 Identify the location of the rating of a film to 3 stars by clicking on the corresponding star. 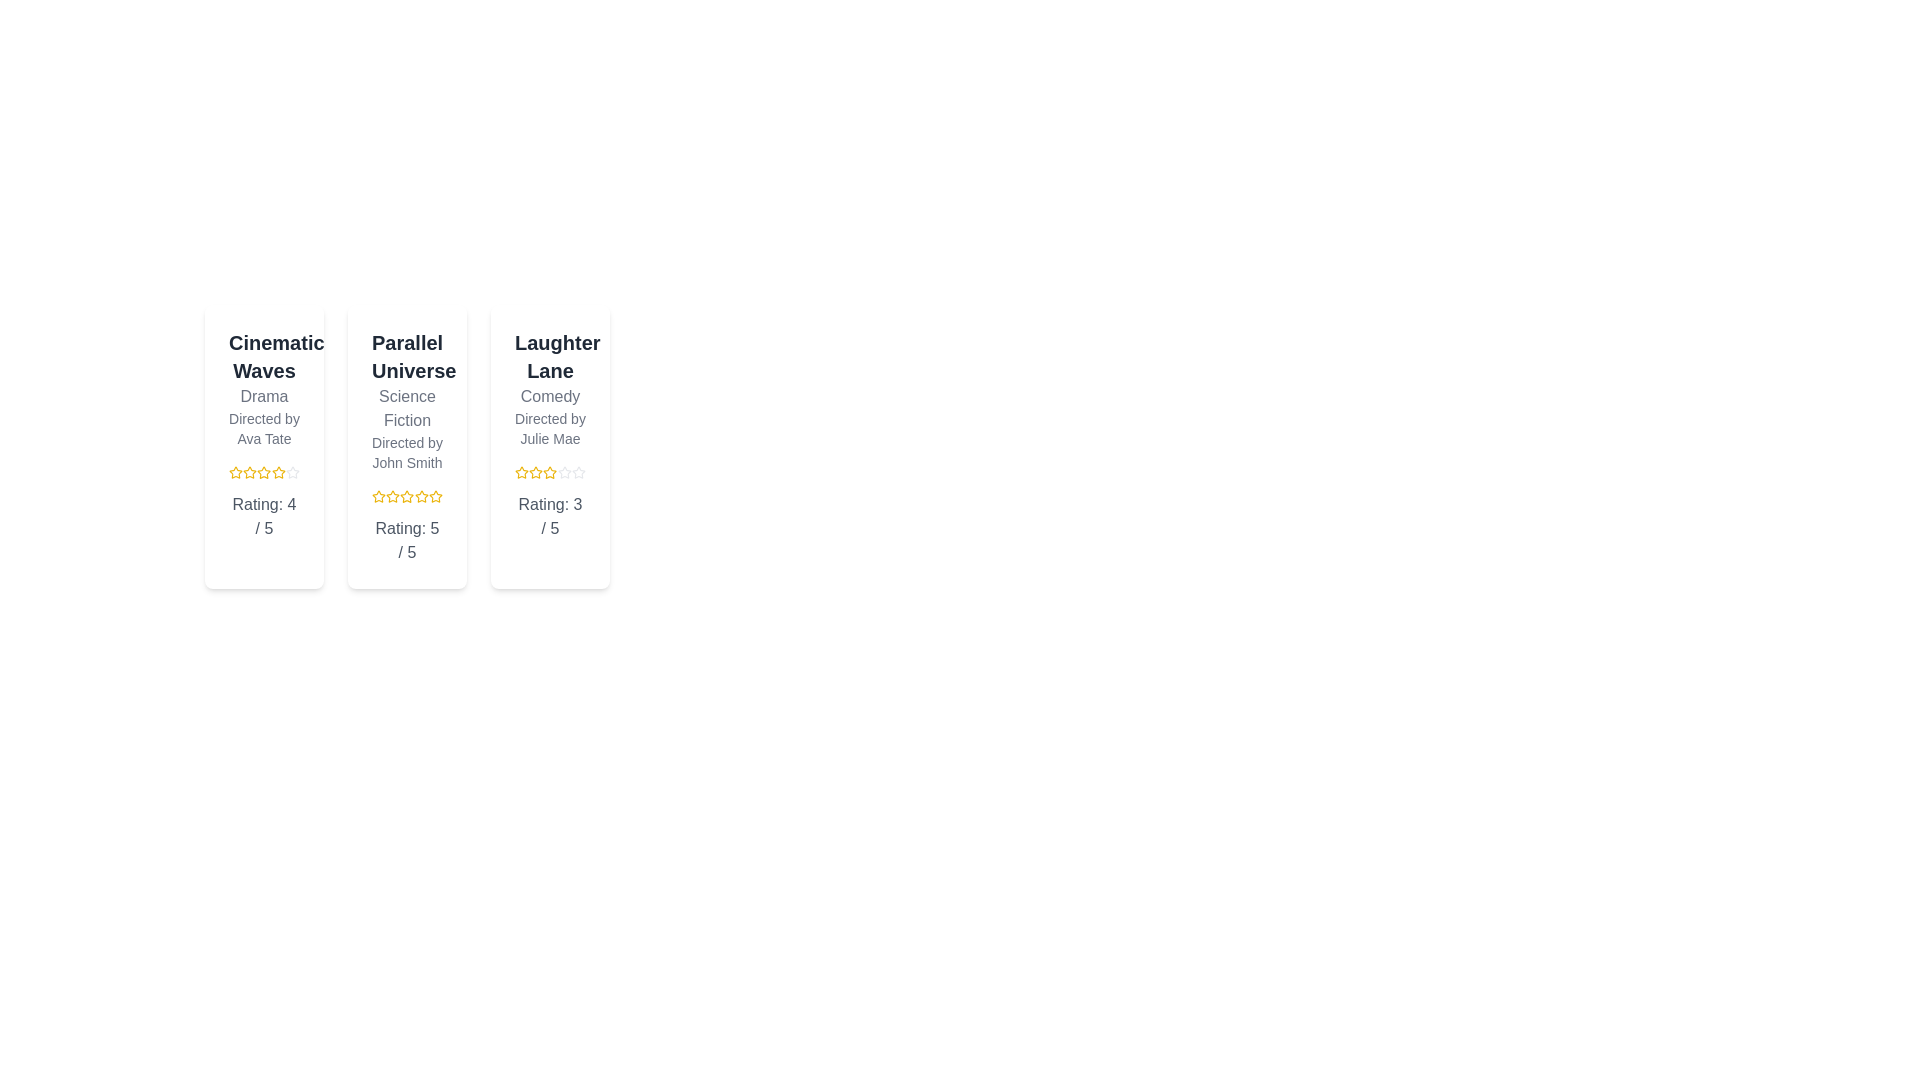
(263, 473).